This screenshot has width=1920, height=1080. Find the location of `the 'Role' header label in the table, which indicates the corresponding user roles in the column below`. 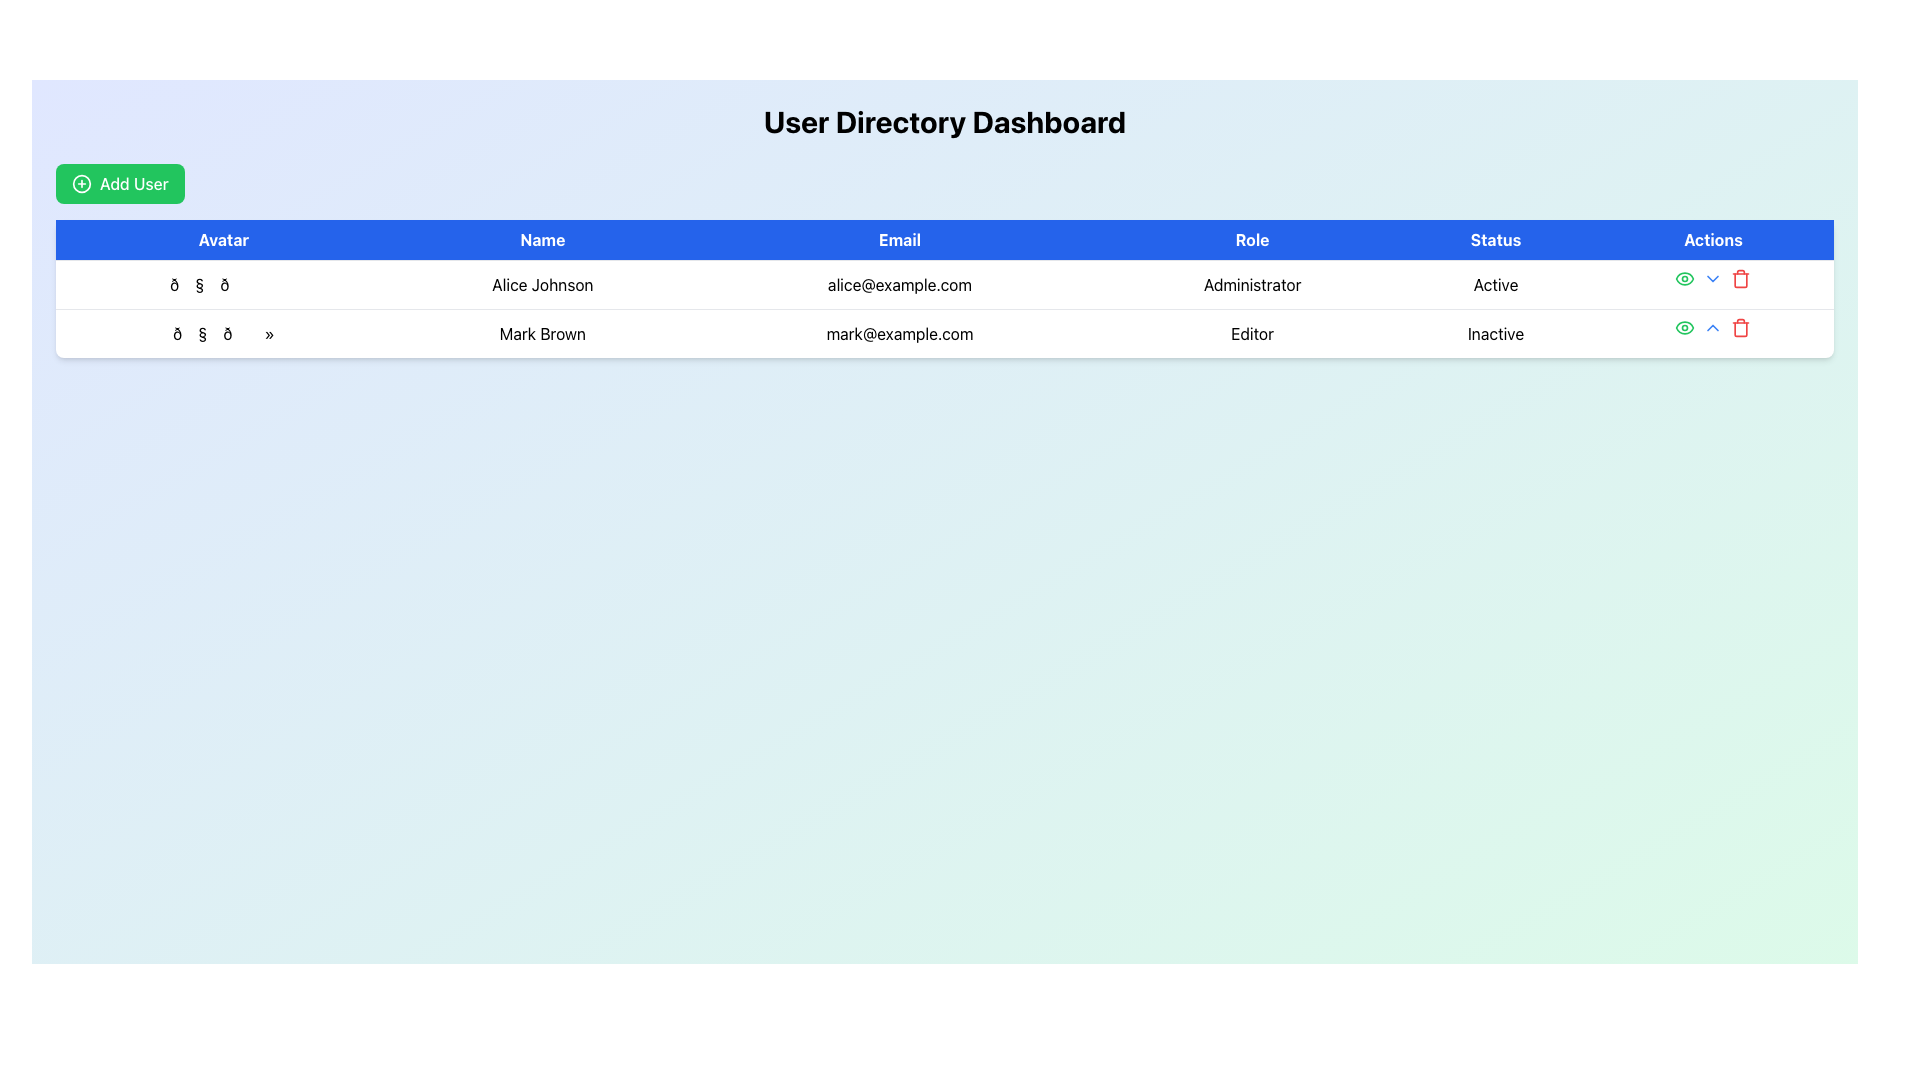

the 'Role' header label in the table, which indicates the corresponding user roles in the column below is located at coordinates (1251, 239).